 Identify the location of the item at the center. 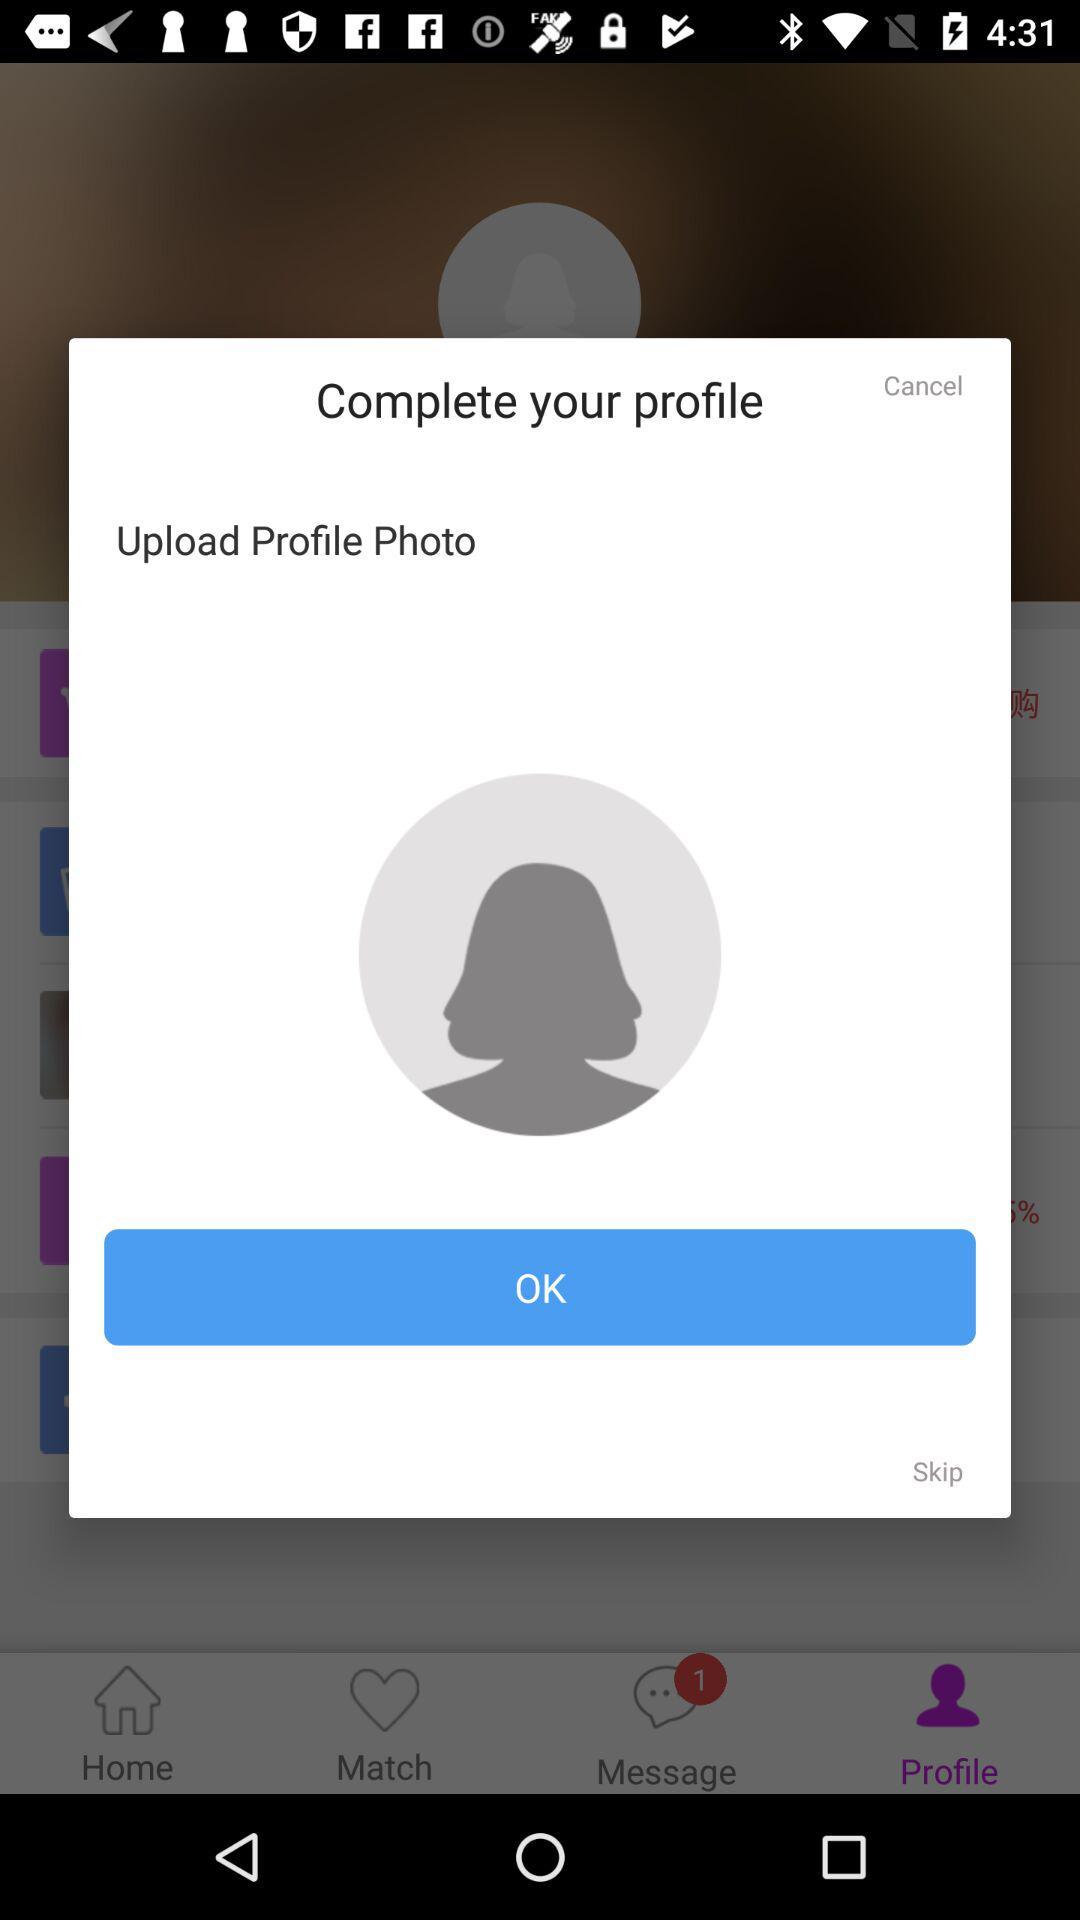
(540, 953).